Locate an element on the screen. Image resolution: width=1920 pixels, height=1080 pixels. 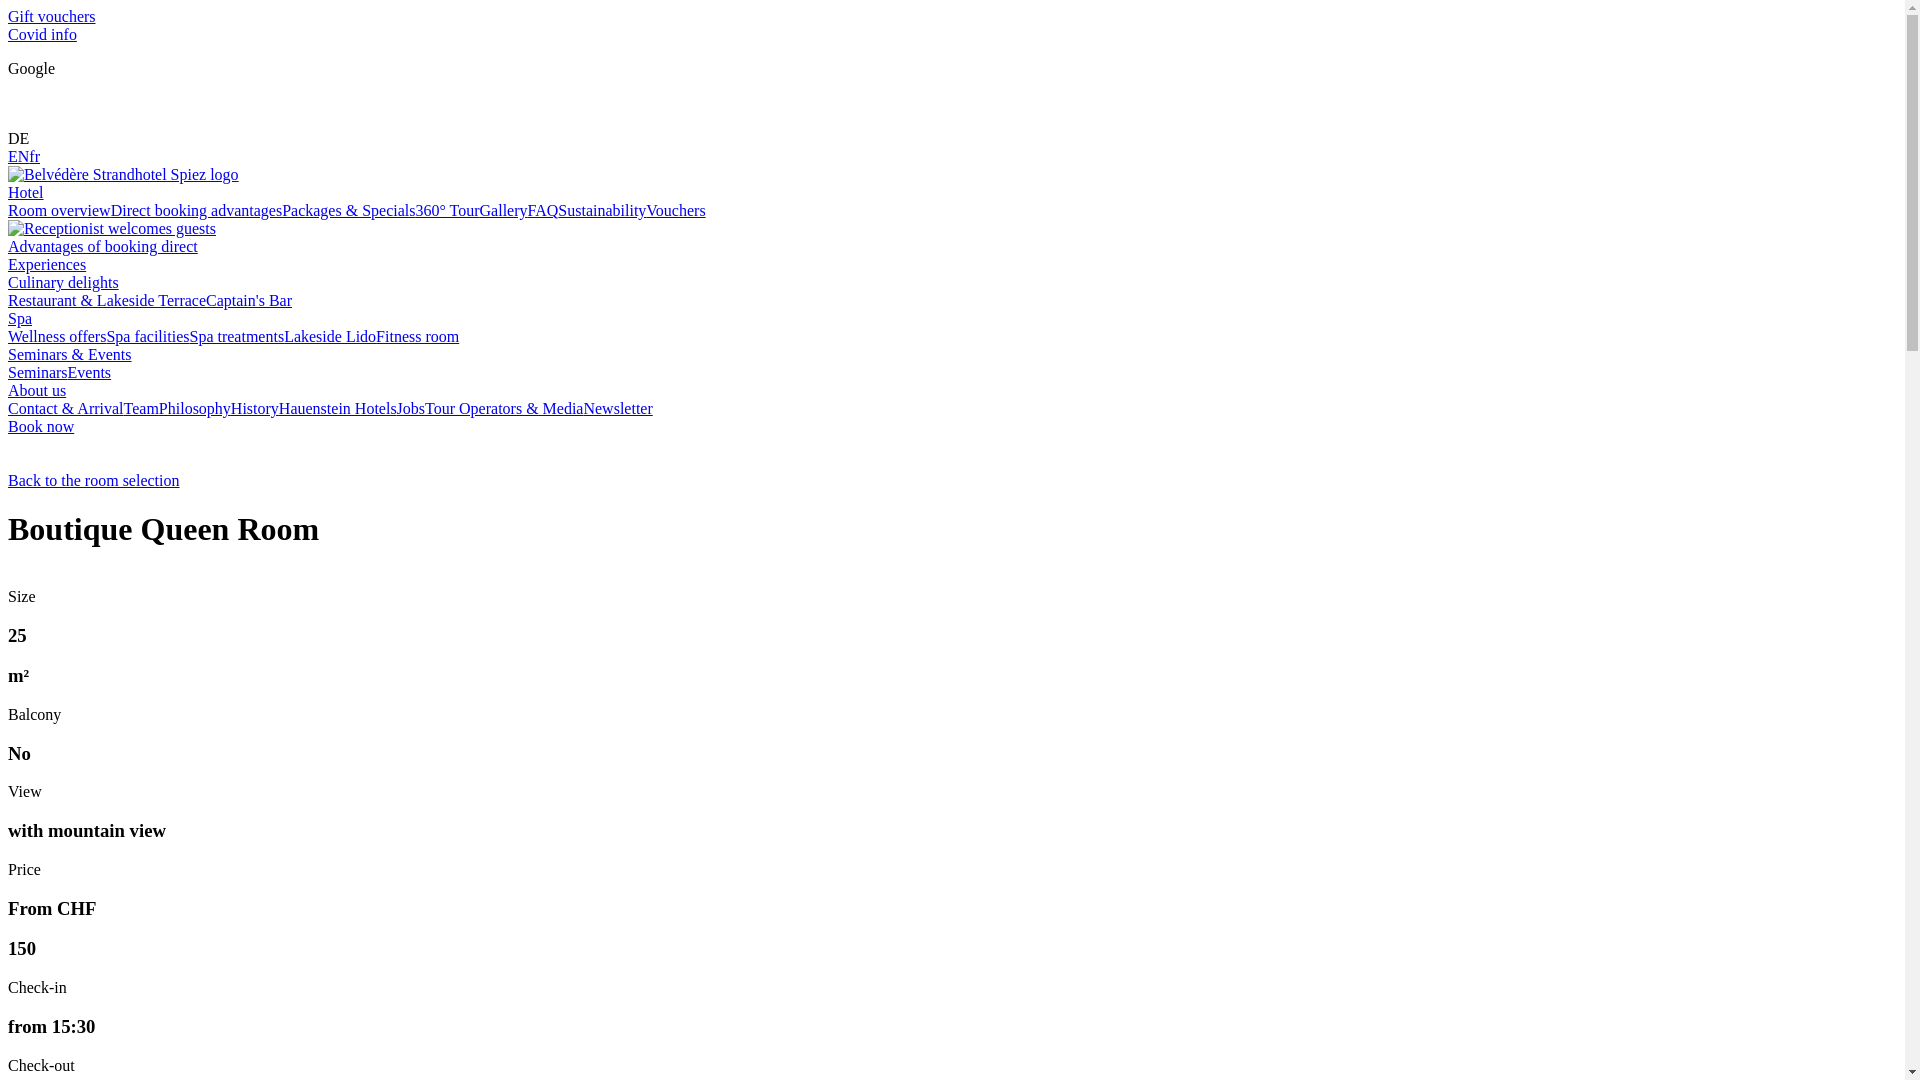
'EN' is located at coordinates (8, 155).